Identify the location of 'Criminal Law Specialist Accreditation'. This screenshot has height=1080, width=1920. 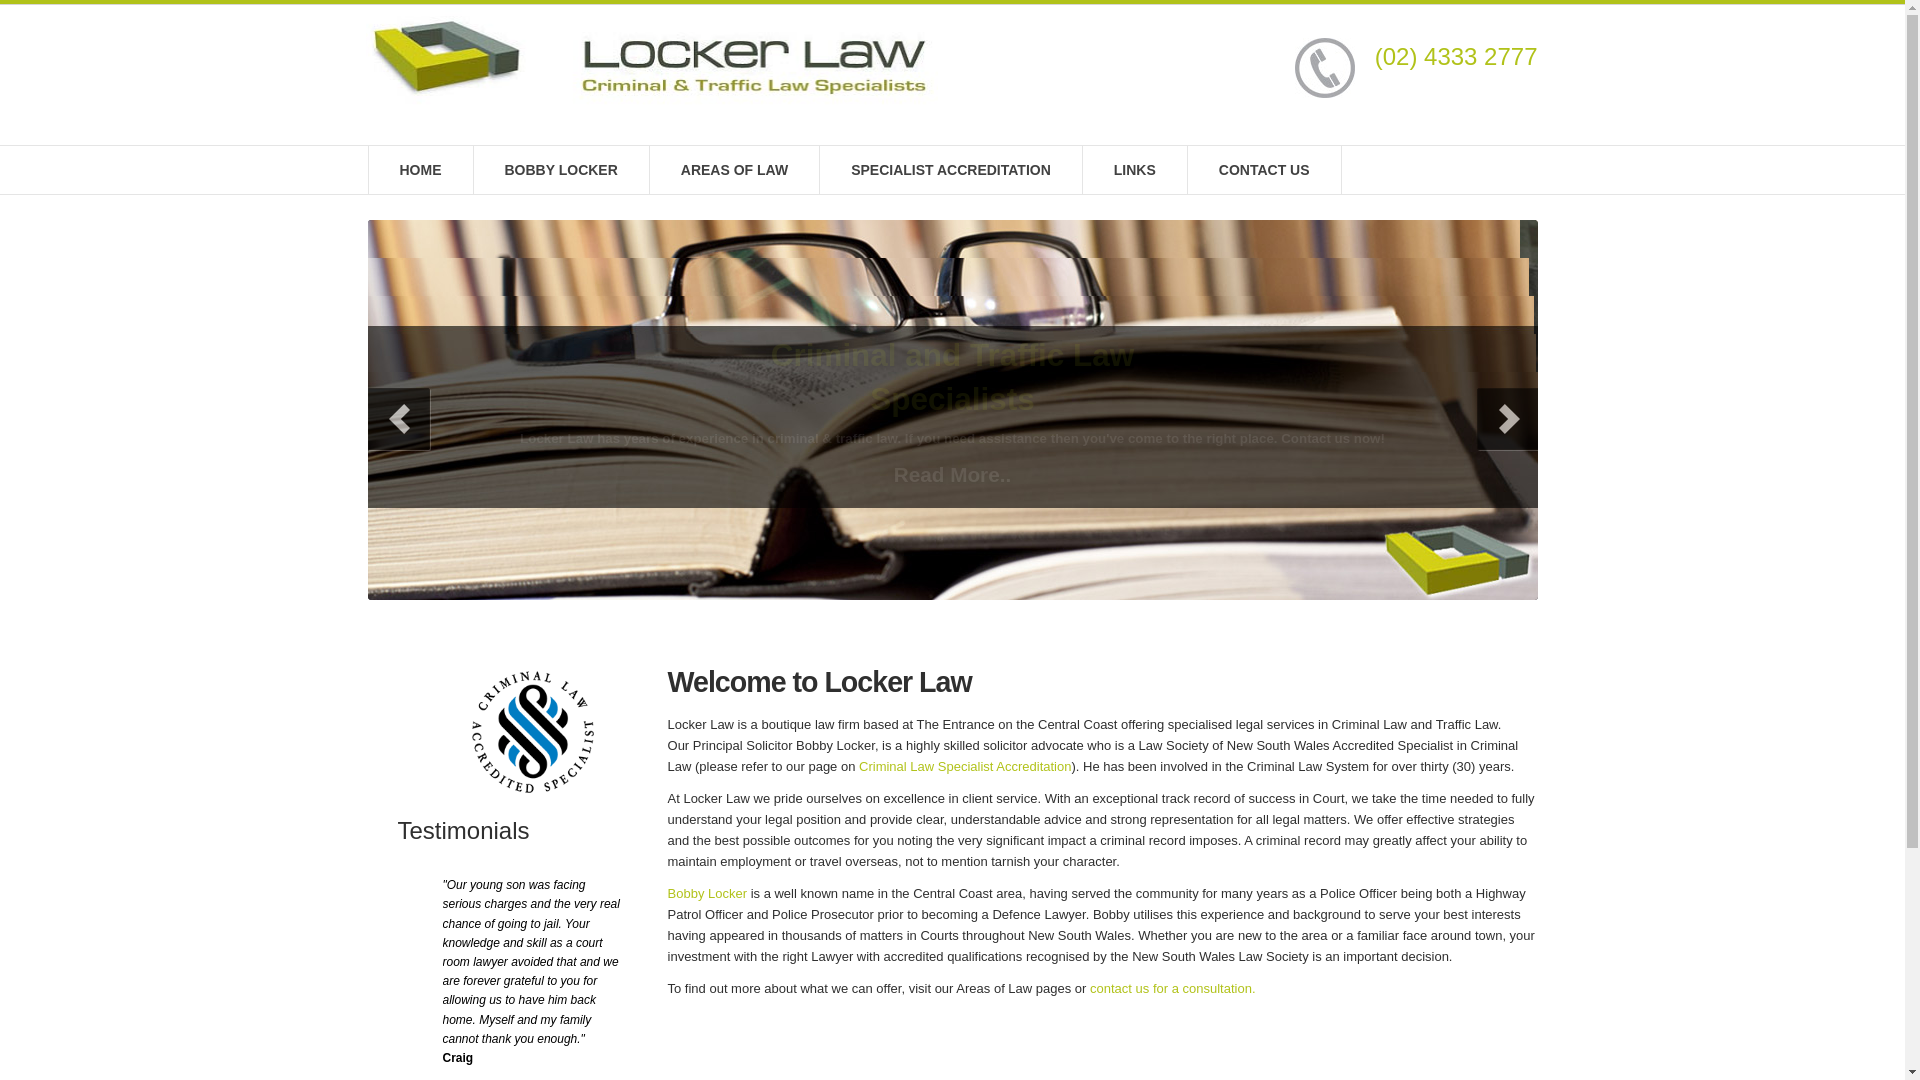
(859, 765).